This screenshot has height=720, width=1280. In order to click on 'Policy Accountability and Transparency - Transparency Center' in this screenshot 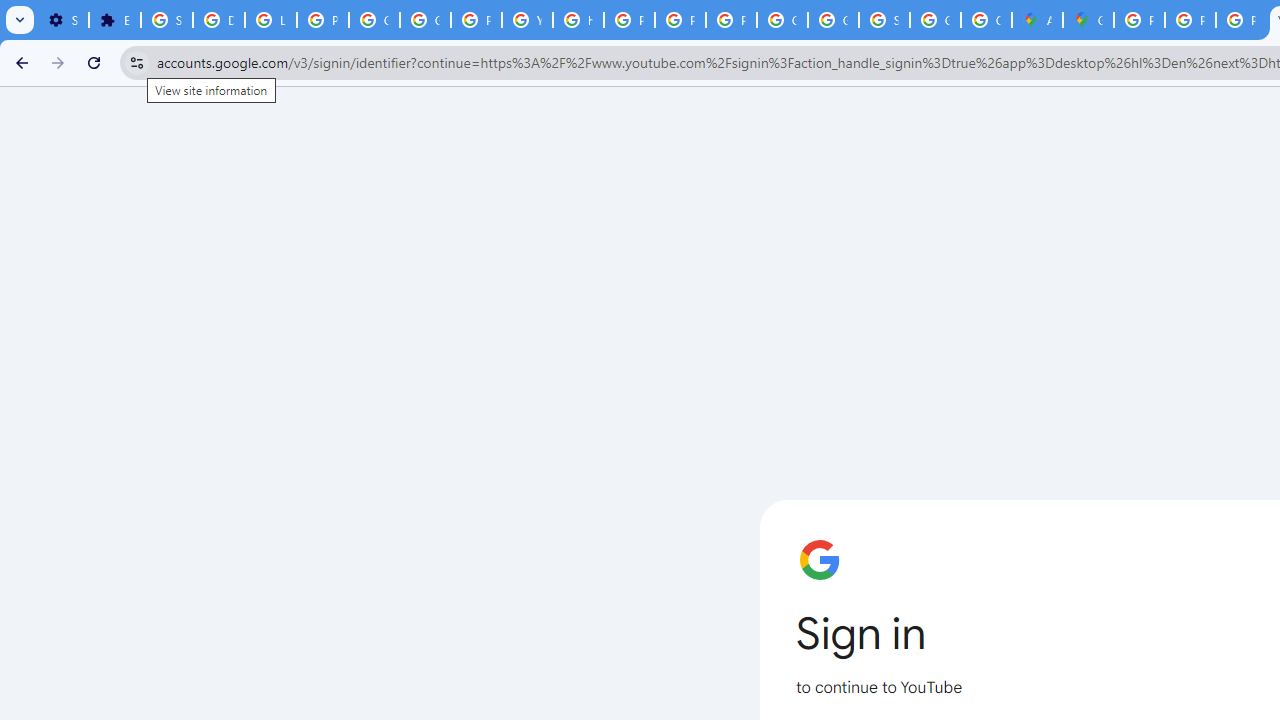, I will do `click(1139, 20)`.